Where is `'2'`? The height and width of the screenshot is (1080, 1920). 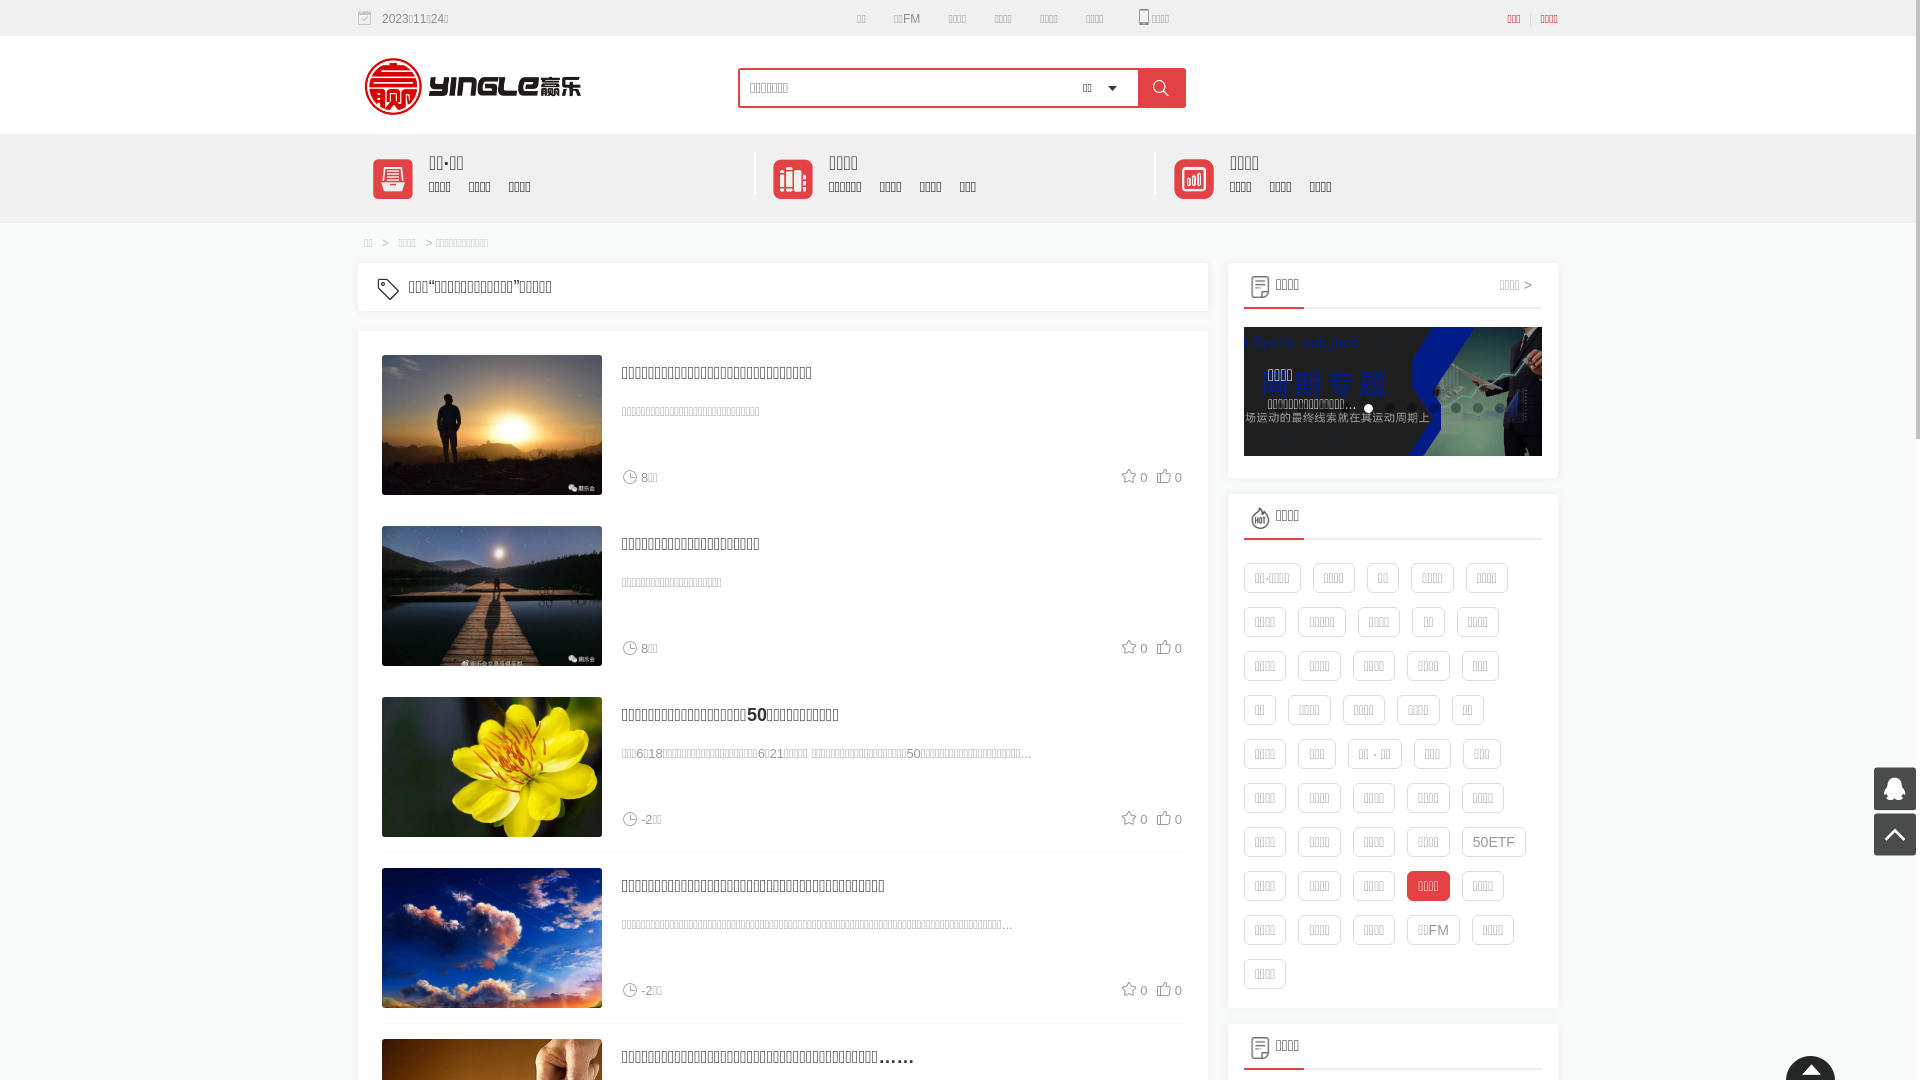 '2' is located at coordinates (1301, 407).